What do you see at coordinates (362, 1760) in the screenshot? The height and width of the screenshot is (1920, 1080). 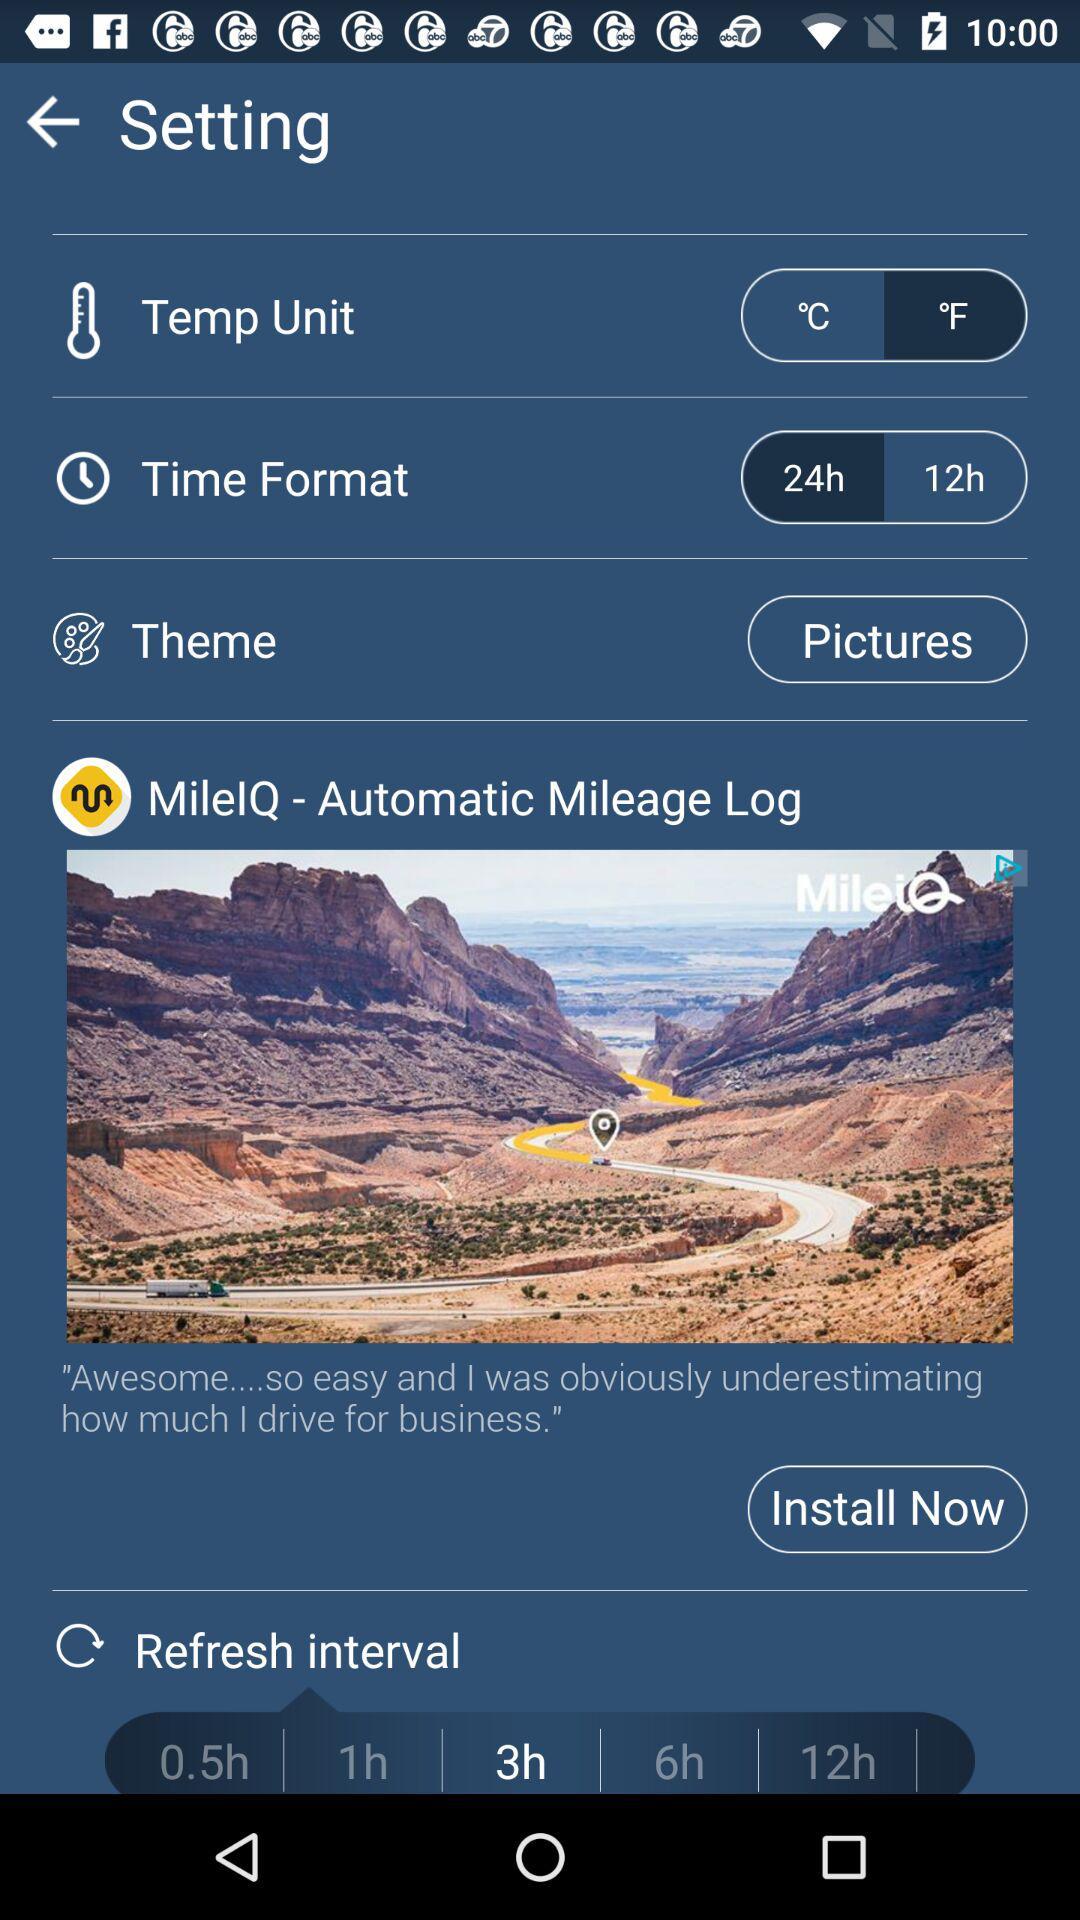 I see `the 1h item` at bounding box center [362, 1760].